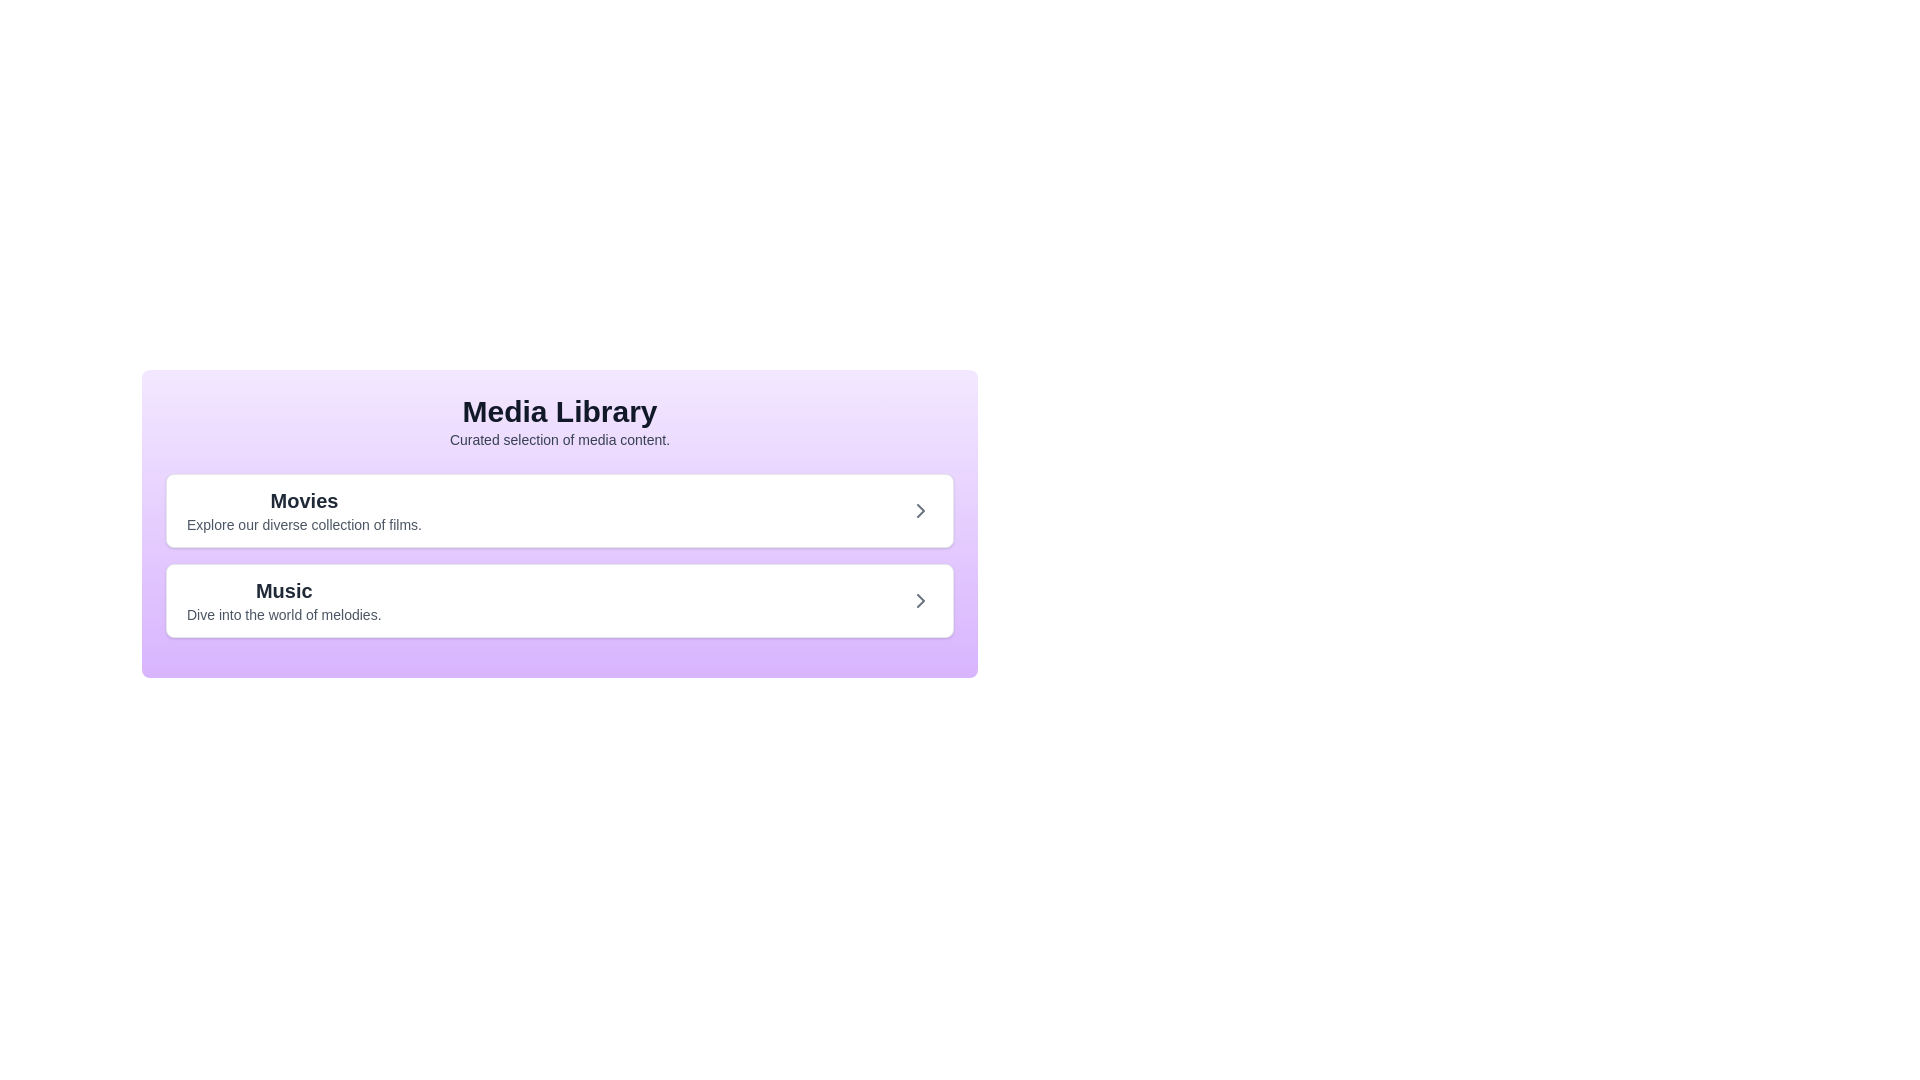 Image resolution: width=1920 pixels, height=1080 pixels. What do you see at coordinates (920, 509) in the screenshot?
I see `the small gray chevron icon located at the far-right edge of the 'Movies' card` at bounding box center [920, 509].